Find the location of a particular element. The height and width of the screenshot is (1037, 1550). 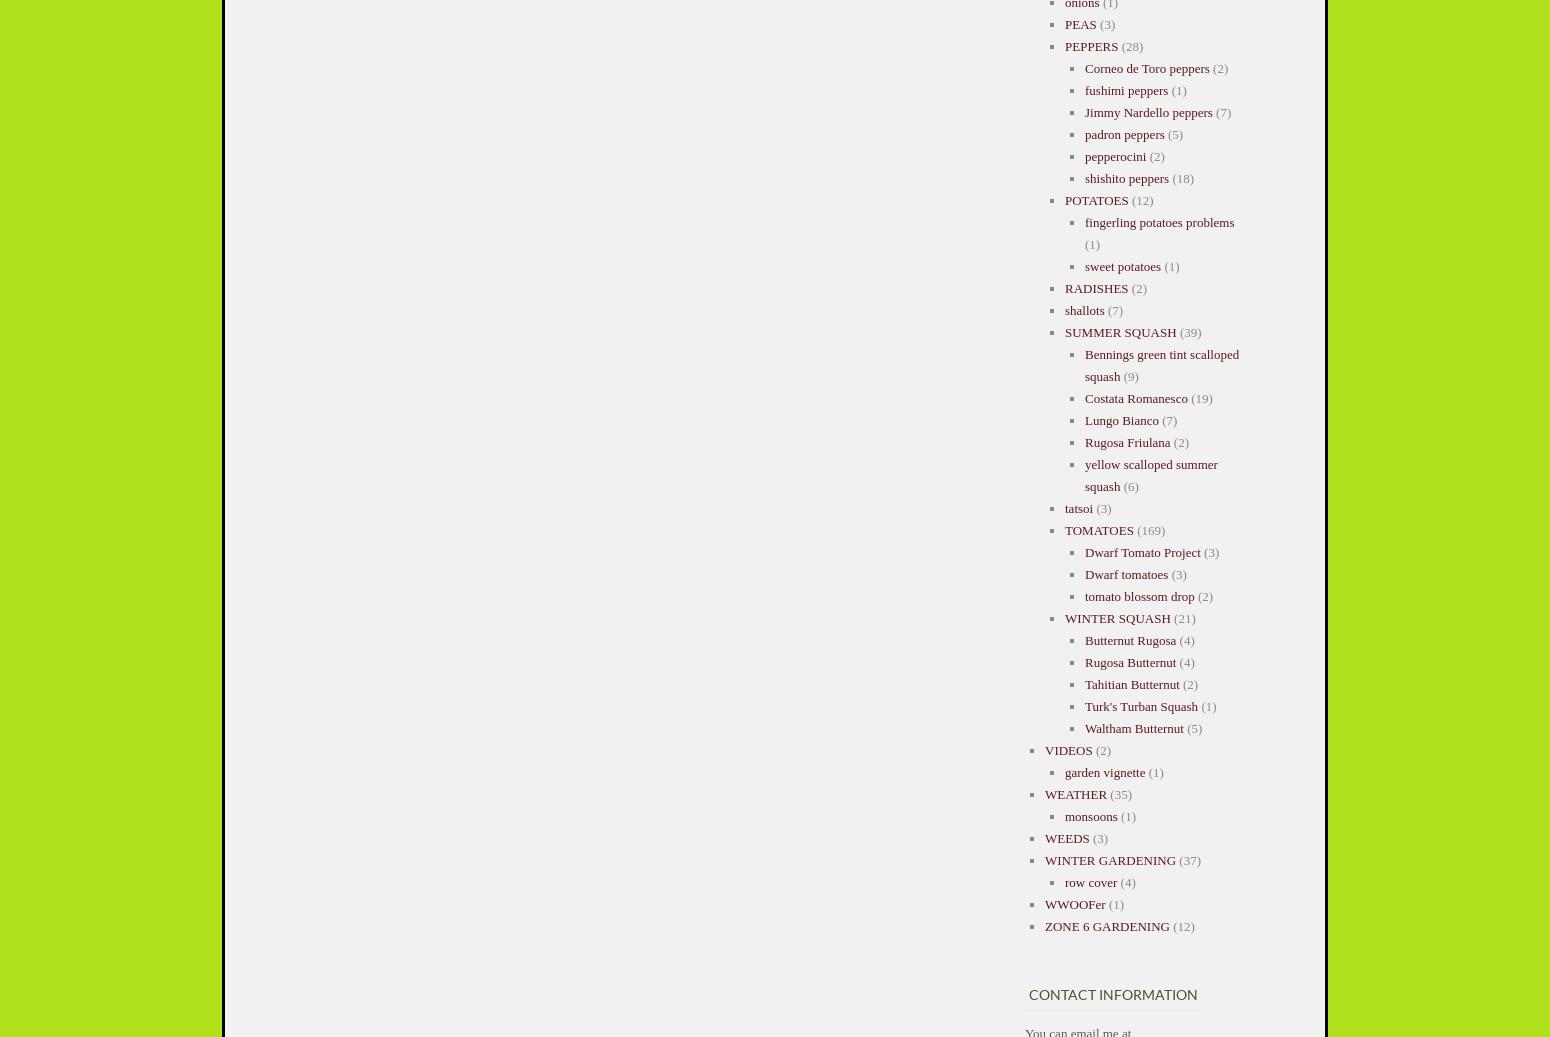

'tomato blossom drop' is located at coordinates (1085, 596).